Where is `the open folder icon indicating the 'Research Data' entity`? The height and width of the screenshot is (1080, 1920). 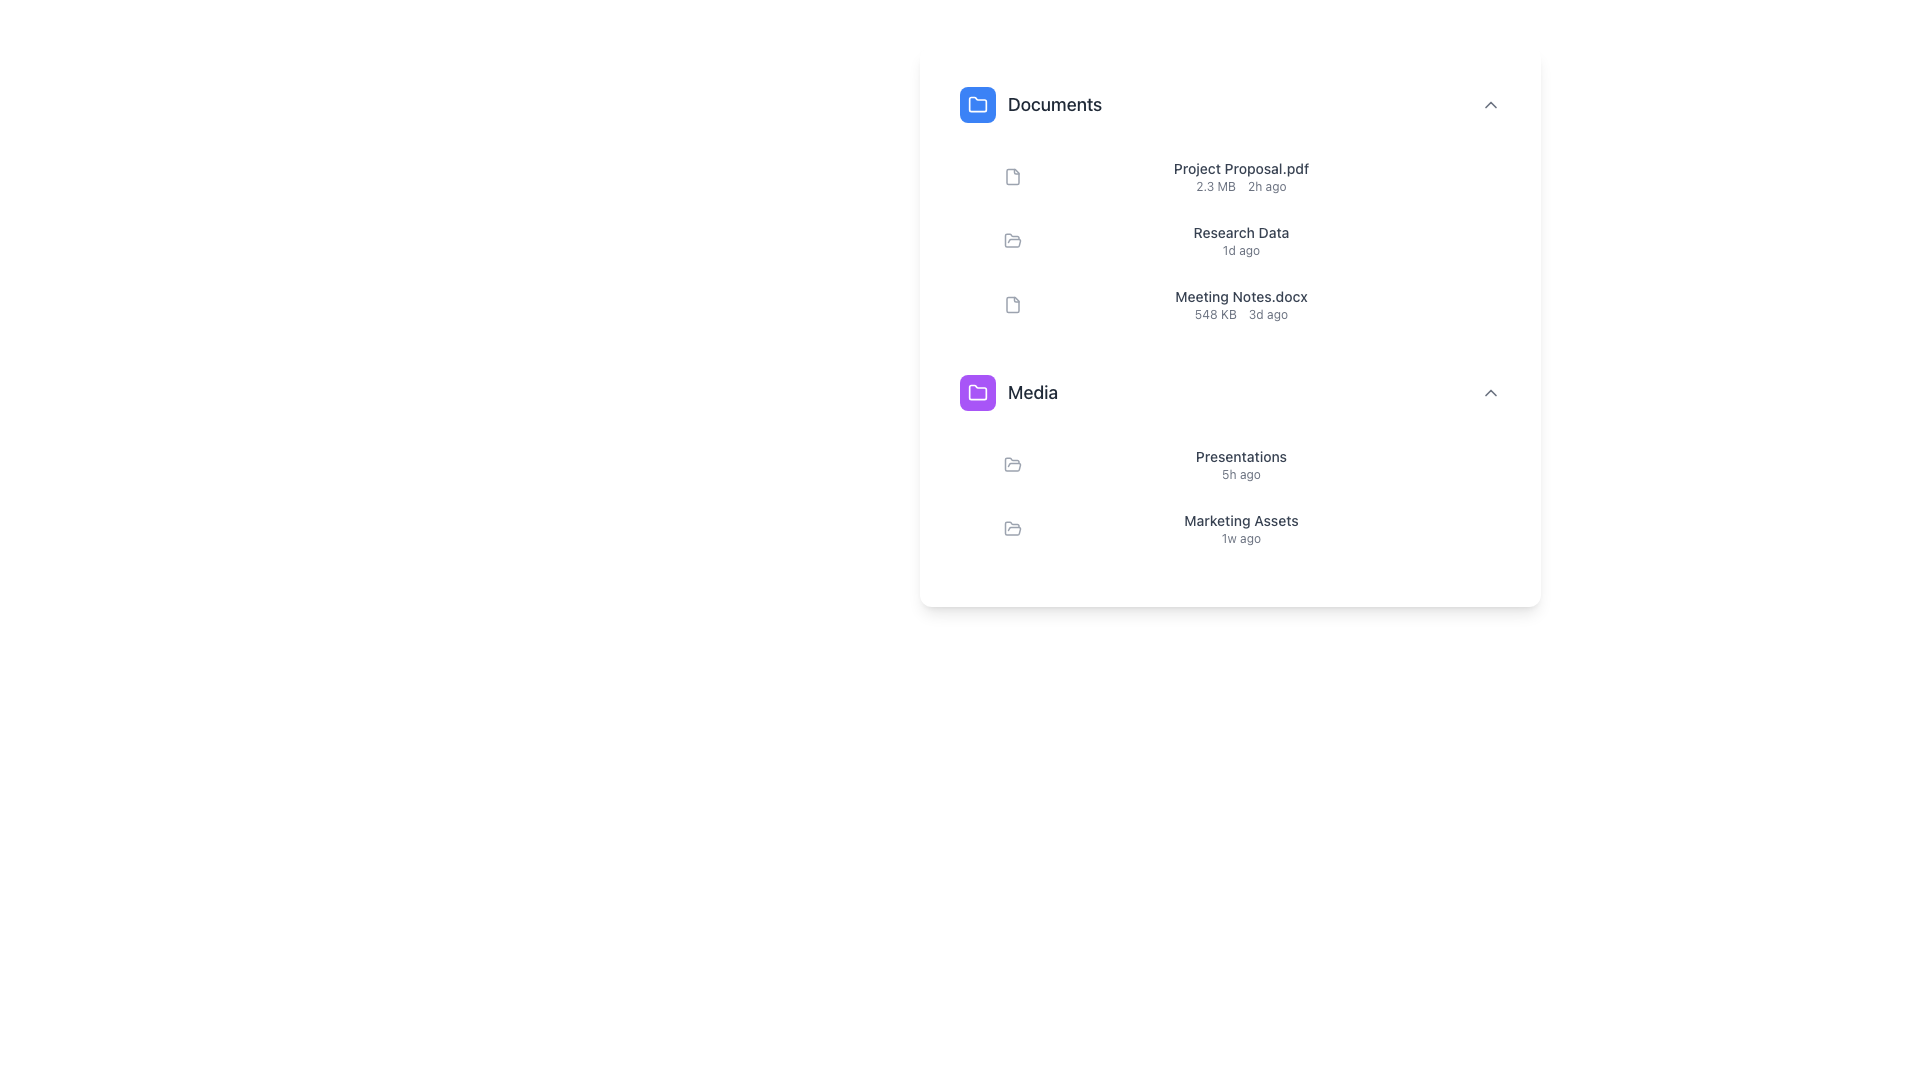 the open folder icon indicating the 'Research Data' entity is located at coordinates (1012, 239).